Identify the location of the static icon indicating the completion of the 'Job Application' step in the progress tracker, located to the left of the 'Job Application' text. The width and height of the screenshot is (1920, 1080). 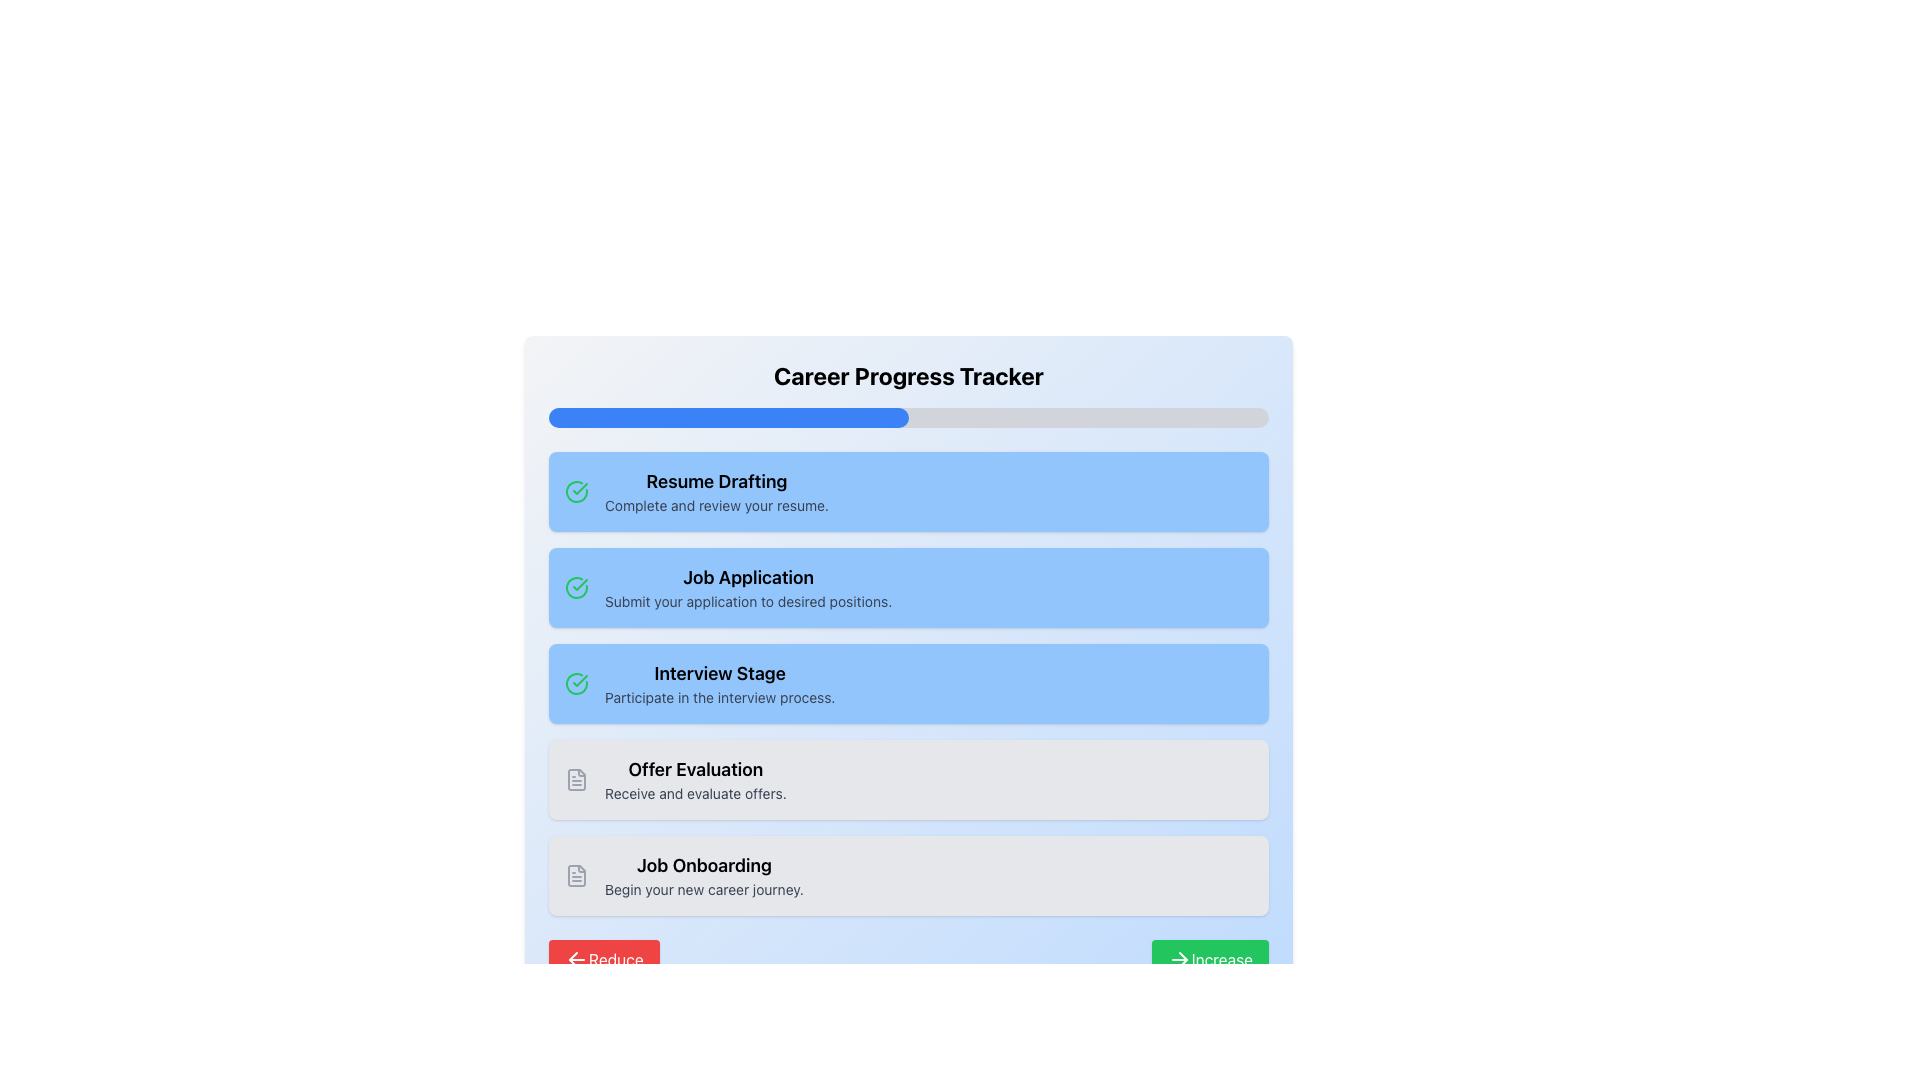
(575, 586).